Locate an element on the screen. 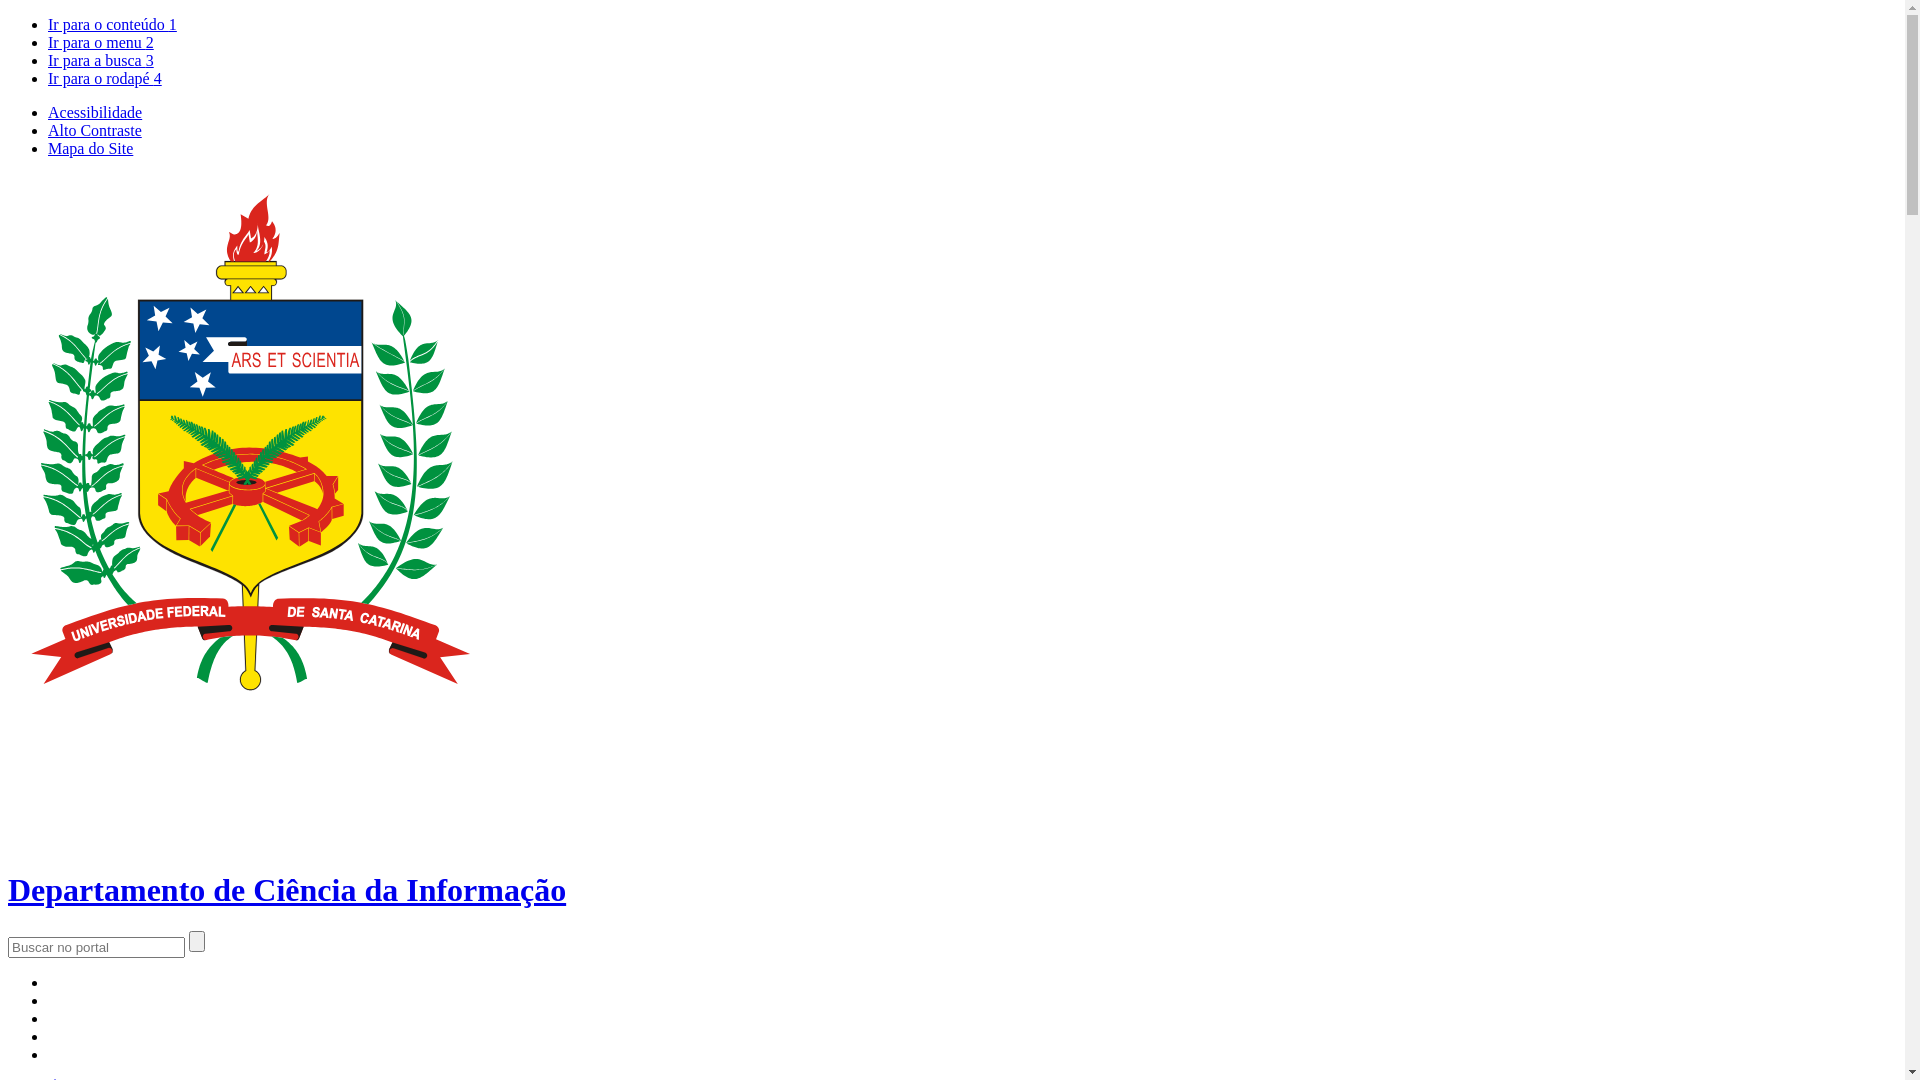 The height and width of the screenshot is (1080, 1920). 'Acessibilidade' is located at coordinates (94, 112).